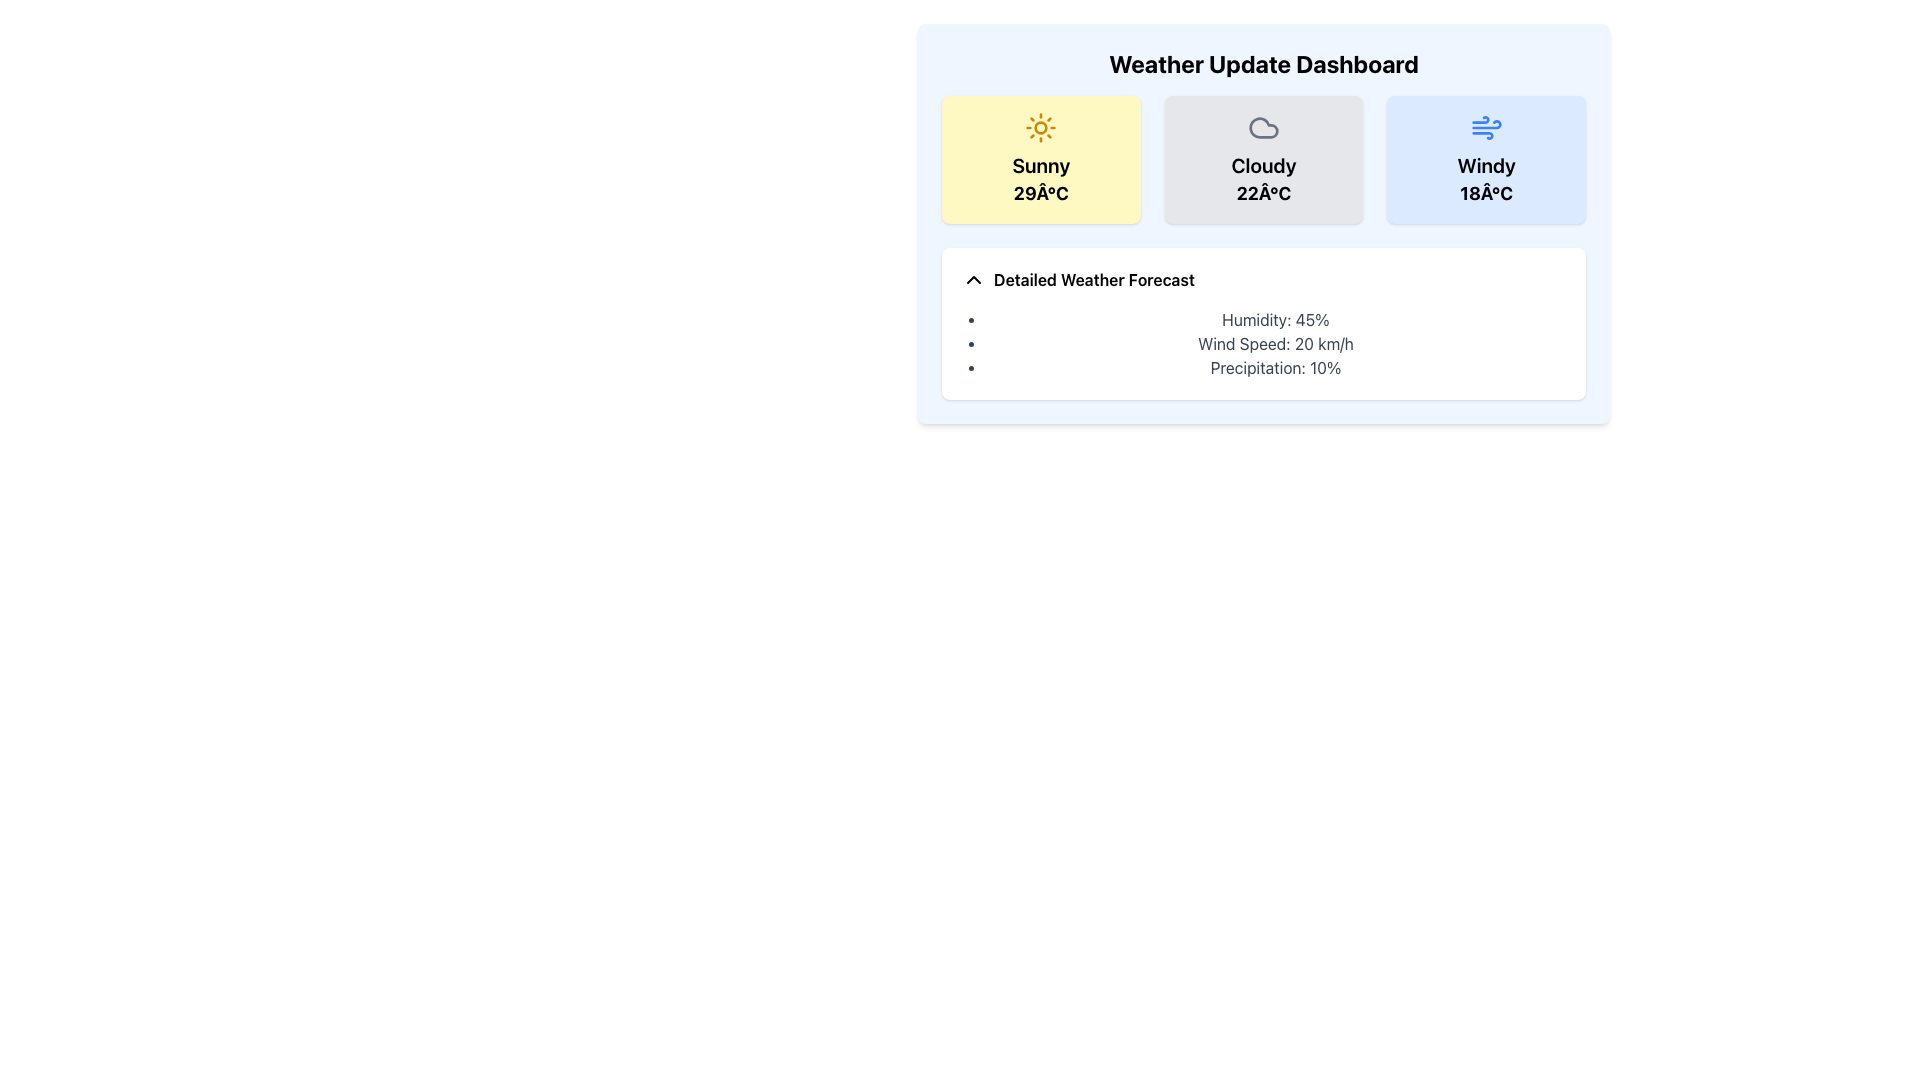 Image resolution: width=1920 pixels, height=1080 pixels. I want to click on the circular element that represents the sun in the top-center area of the weather dashboard, which is displayed as the first icon in a row of three weather condition icons, so click(1040, 127).